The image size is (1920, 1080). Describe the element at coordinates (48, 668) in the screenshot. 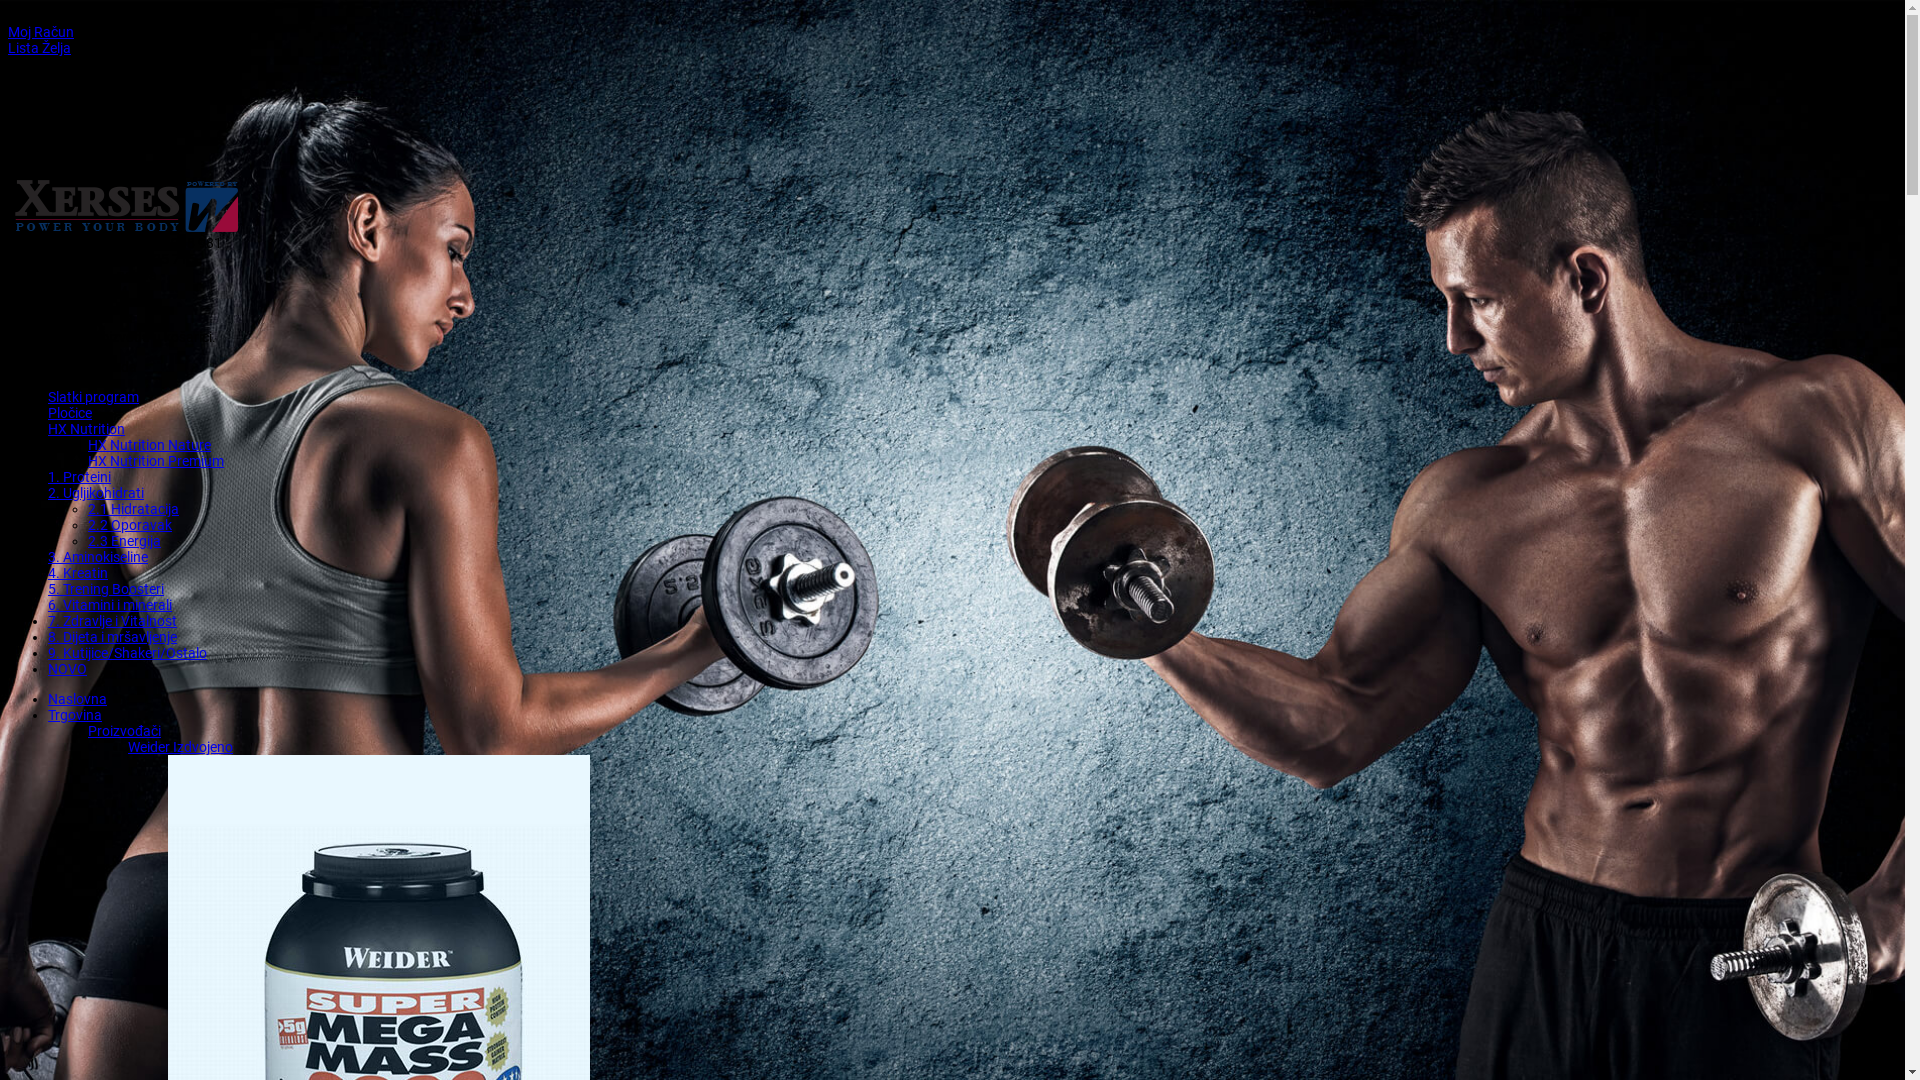

I see `'NOVO'` at that location.